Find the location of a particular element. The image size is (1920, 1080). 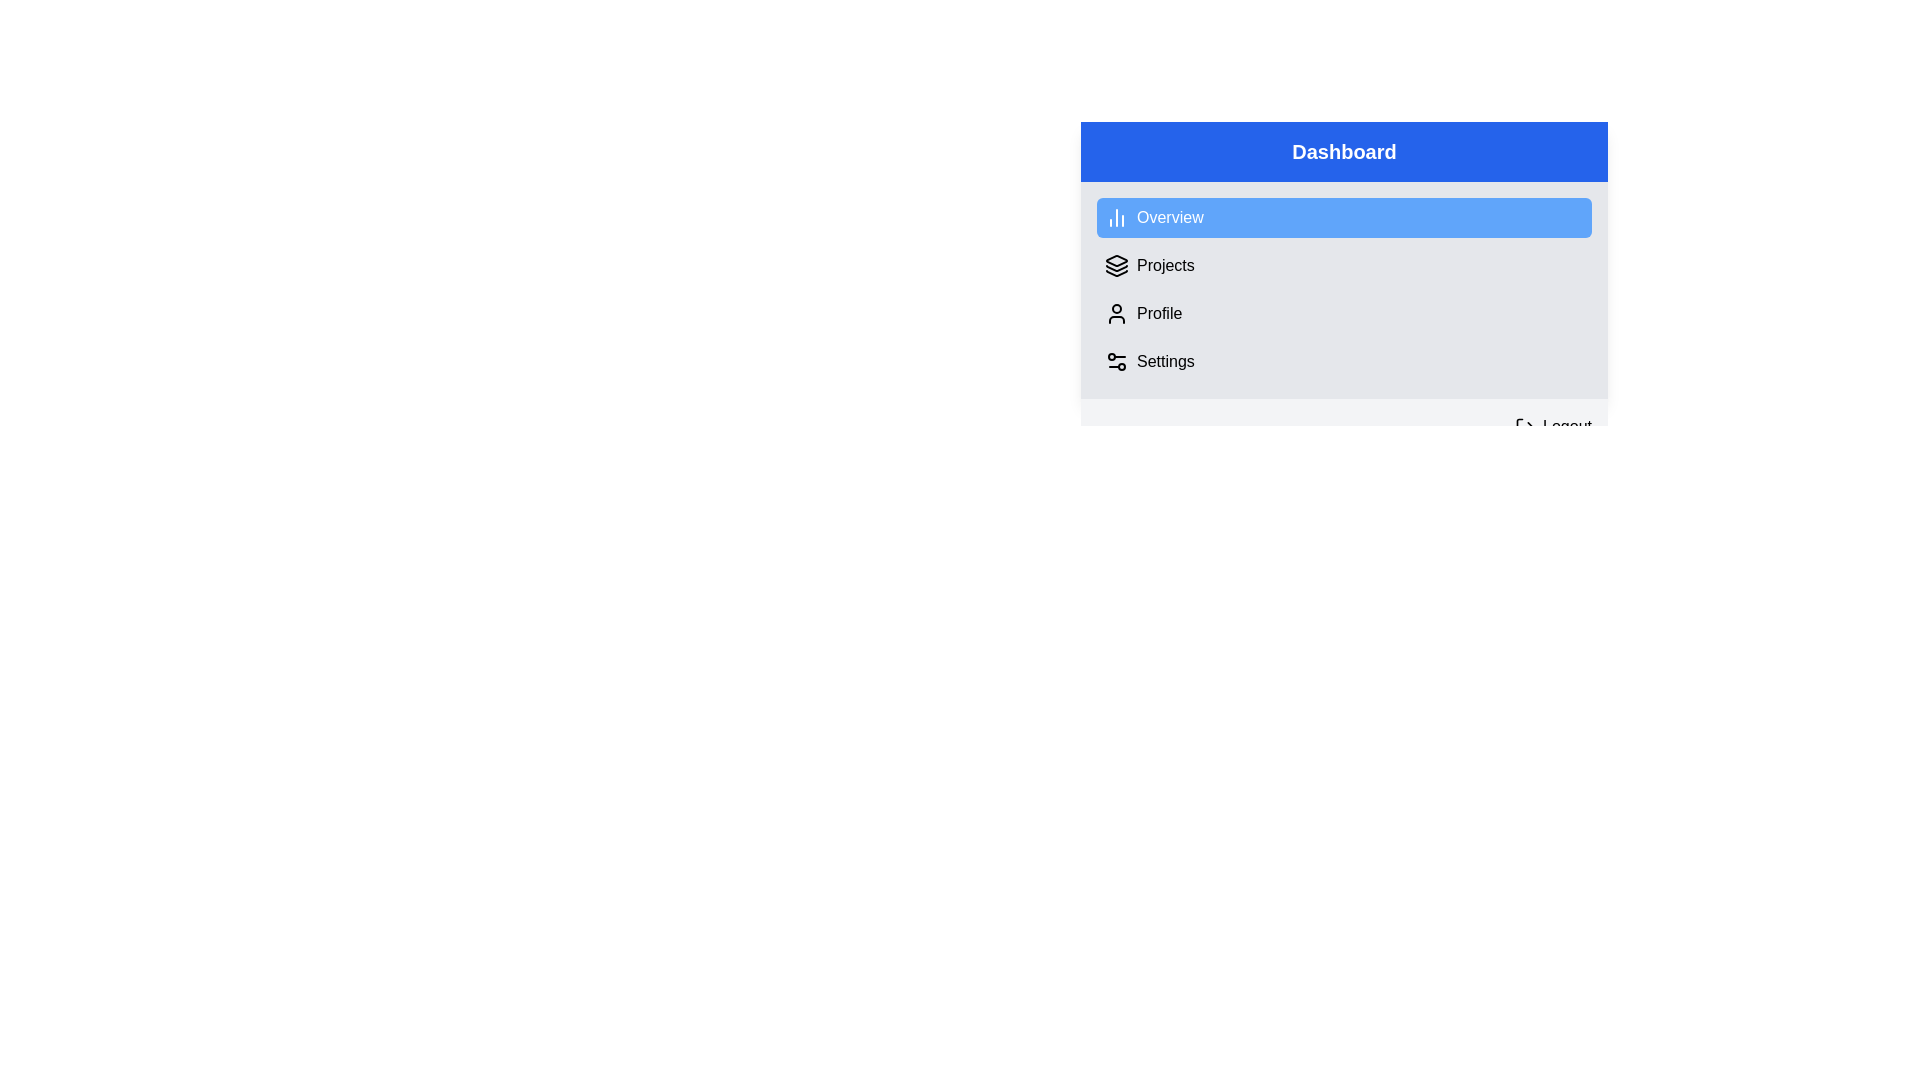

the Logout icon located at the bottom of the sidebar is located at coordinates (1524, 426).